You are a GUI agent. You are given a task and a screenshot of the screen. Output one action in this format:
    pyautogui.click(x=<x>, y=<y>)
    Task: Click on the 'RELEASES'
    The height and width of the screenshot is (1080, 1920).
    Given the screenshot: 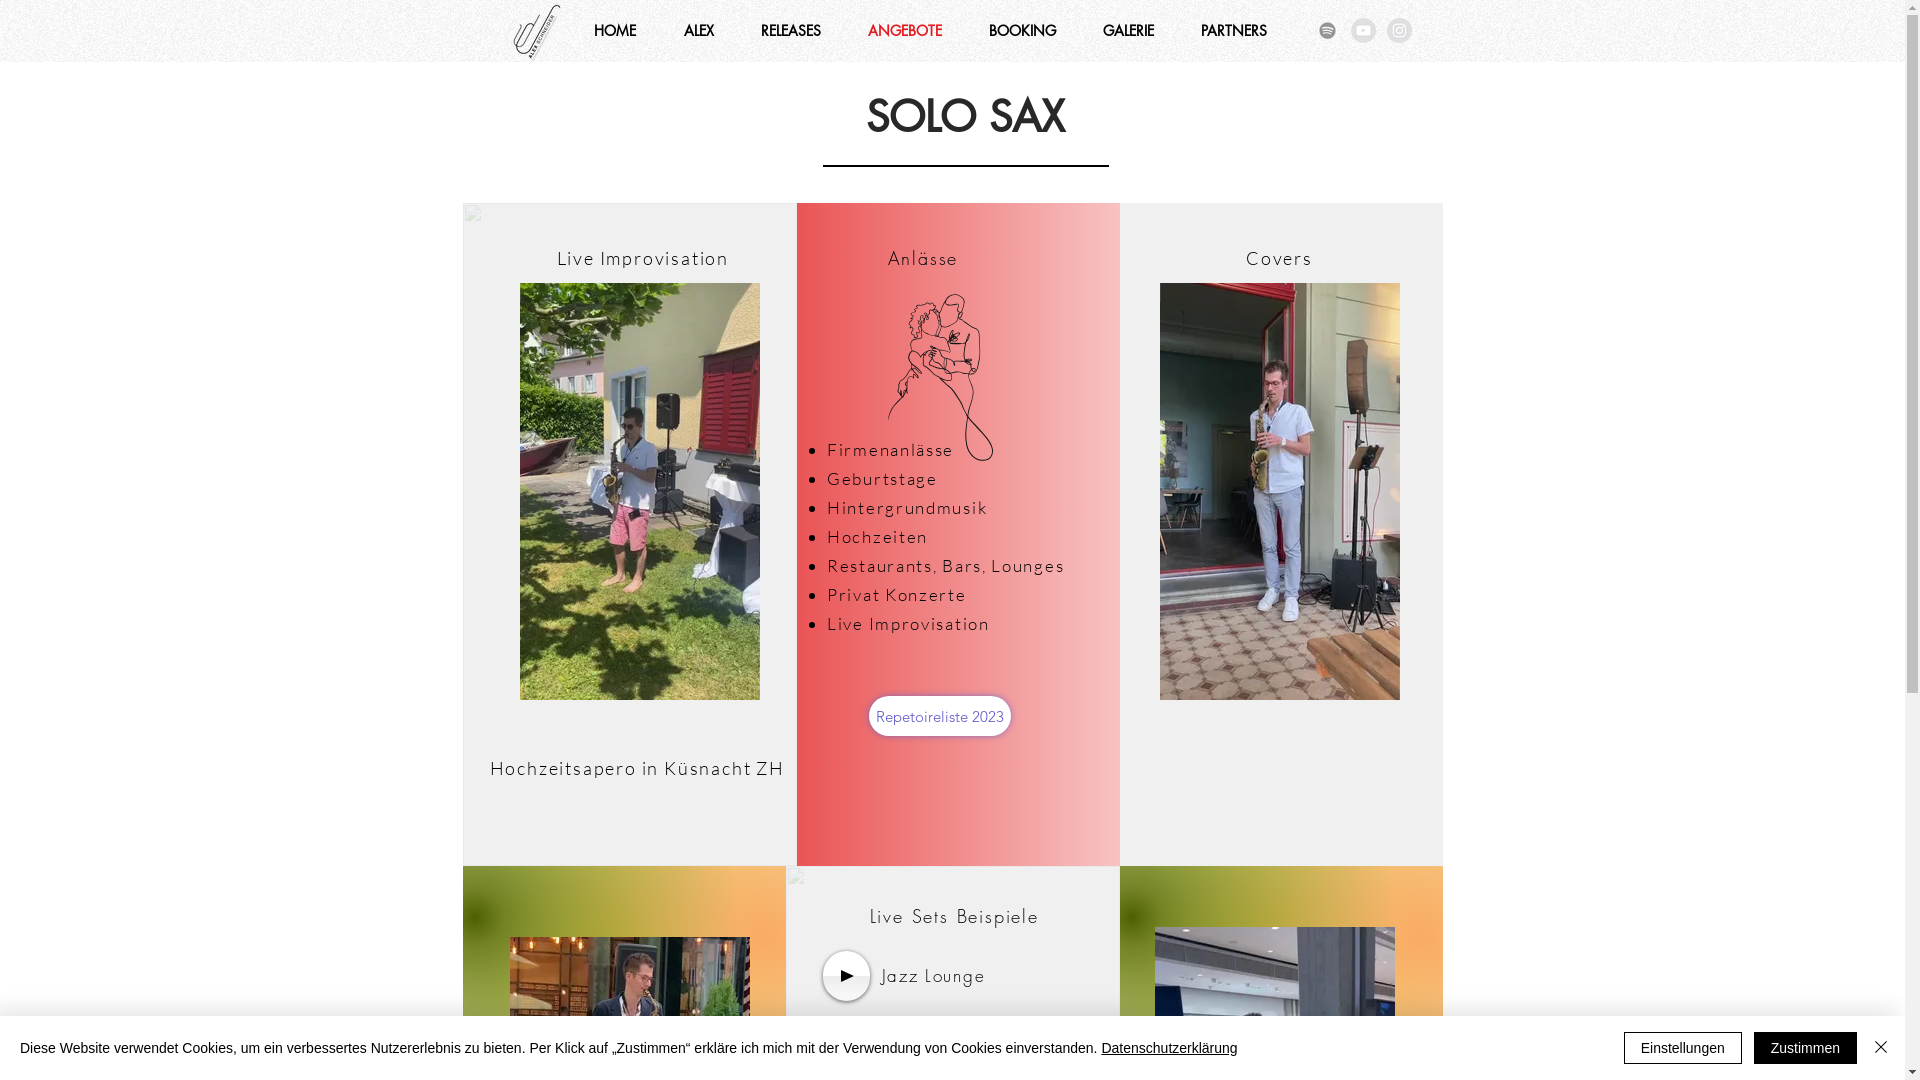 What is the action you would take?
    pyautogui.click(x=790, y=30)
    